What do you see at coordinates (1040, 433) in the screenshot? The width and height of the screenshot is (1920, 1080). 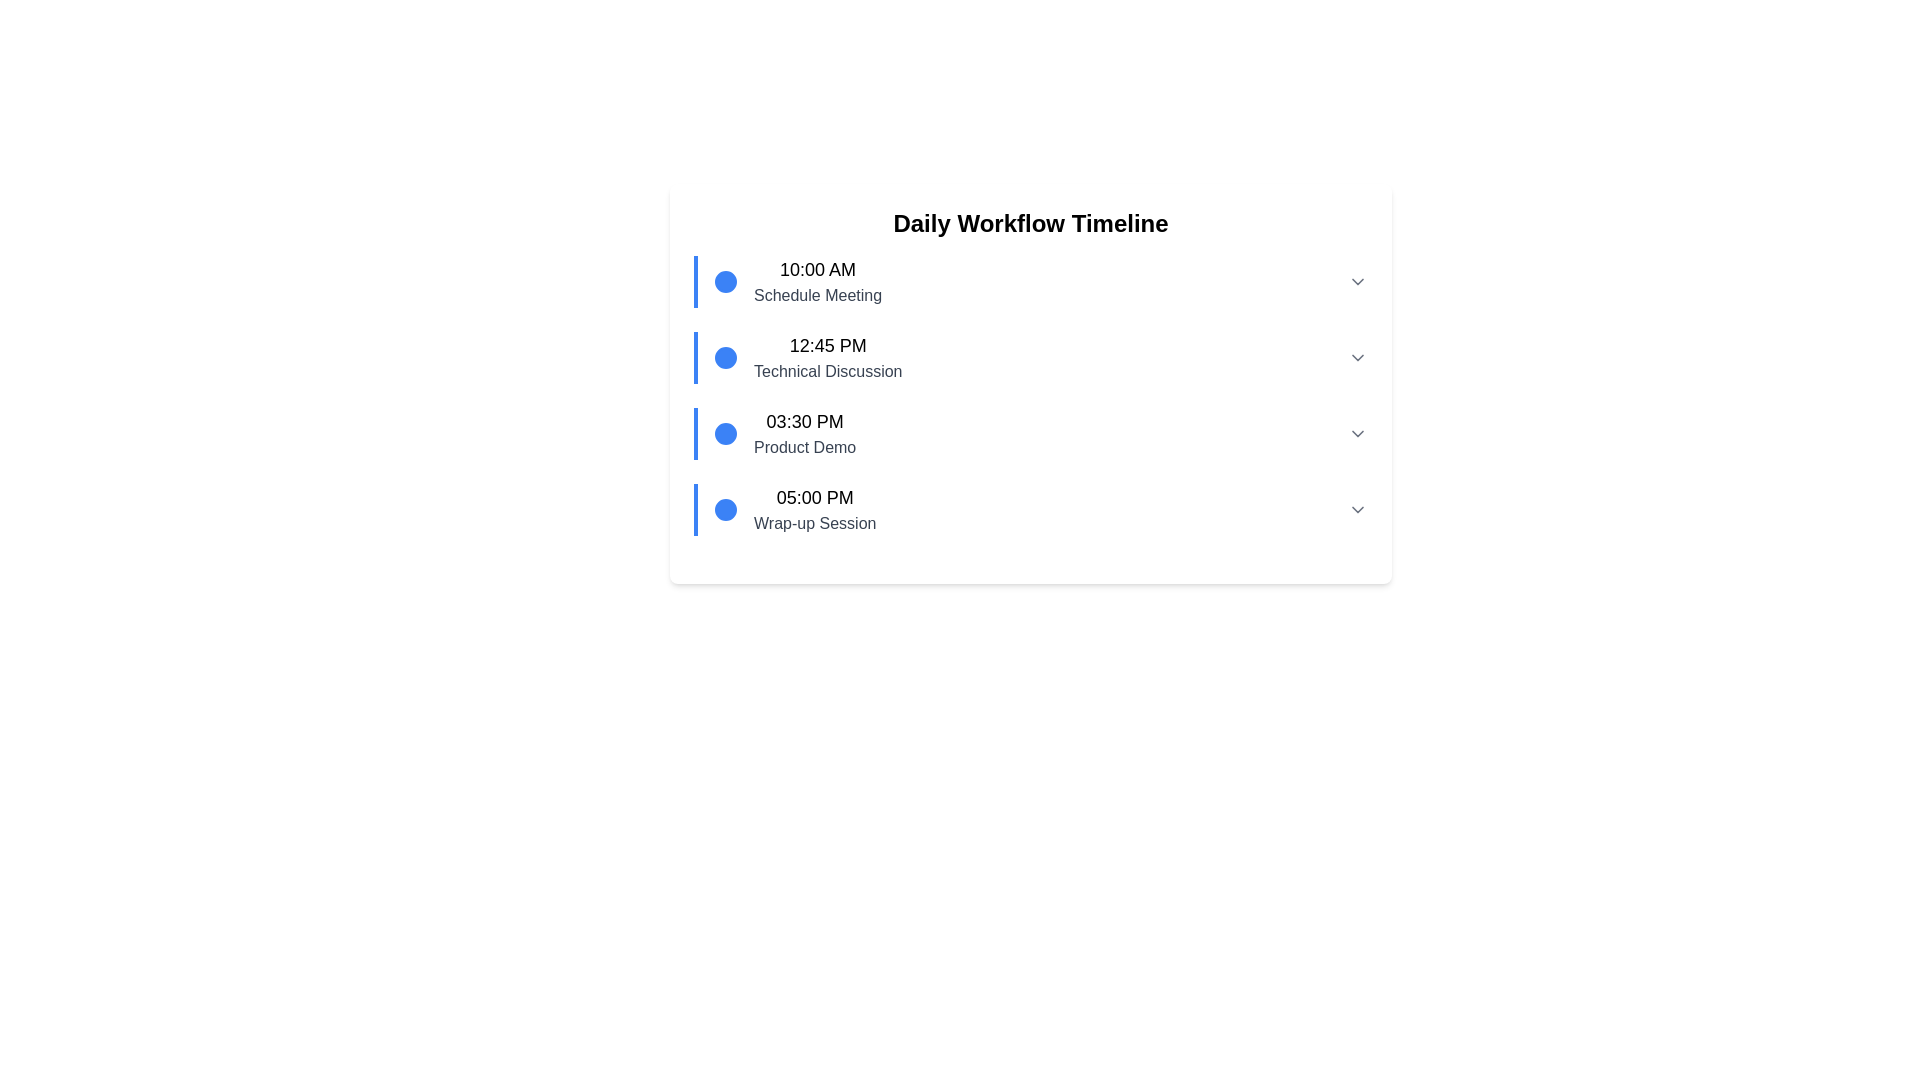 I see `the third timeline entry displaying the time and title of an event, which allows users to expand its details using the dropdown arrow` at bounding box center [1040, 433].